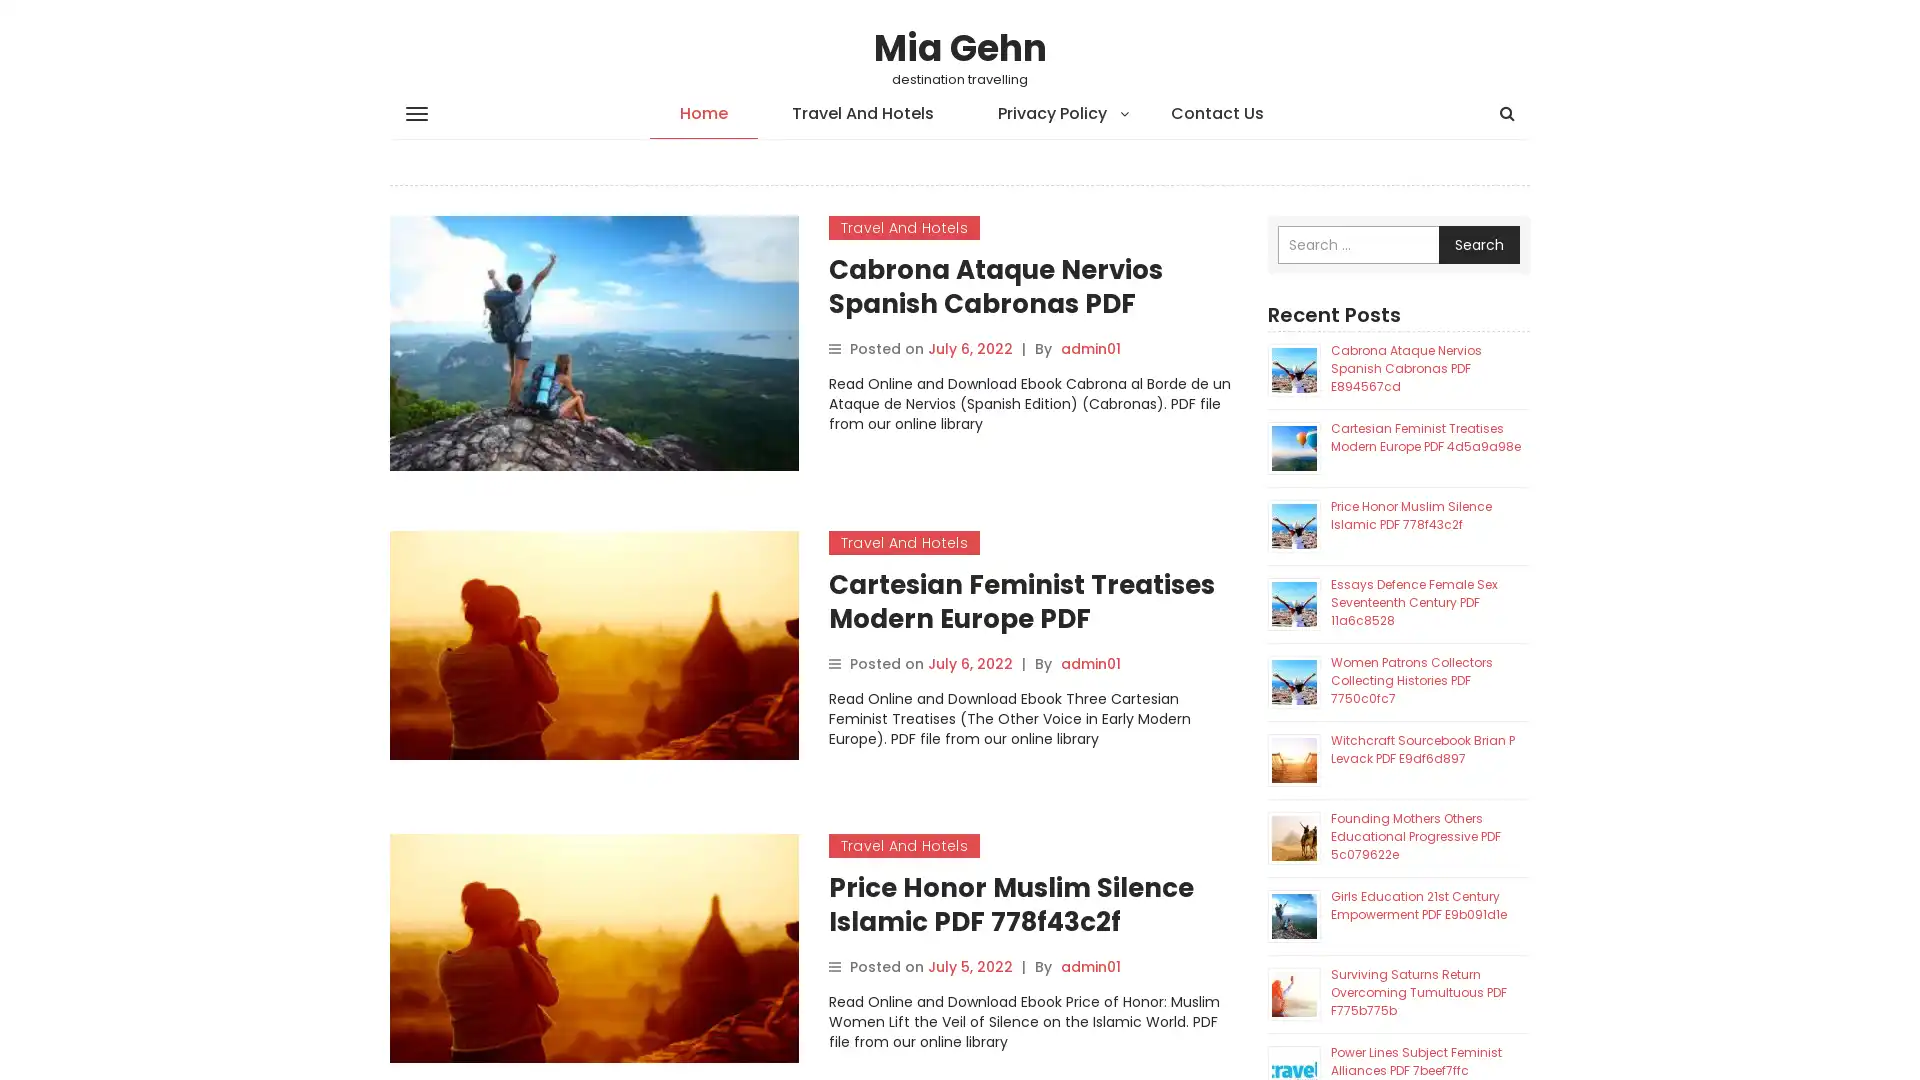 Image resolution: width=1920 pixels, height=1080 pixels. What do you see at coordinates (1479, 244) in the screenshot?
I see `Search` at bounding box center [1479, 244].